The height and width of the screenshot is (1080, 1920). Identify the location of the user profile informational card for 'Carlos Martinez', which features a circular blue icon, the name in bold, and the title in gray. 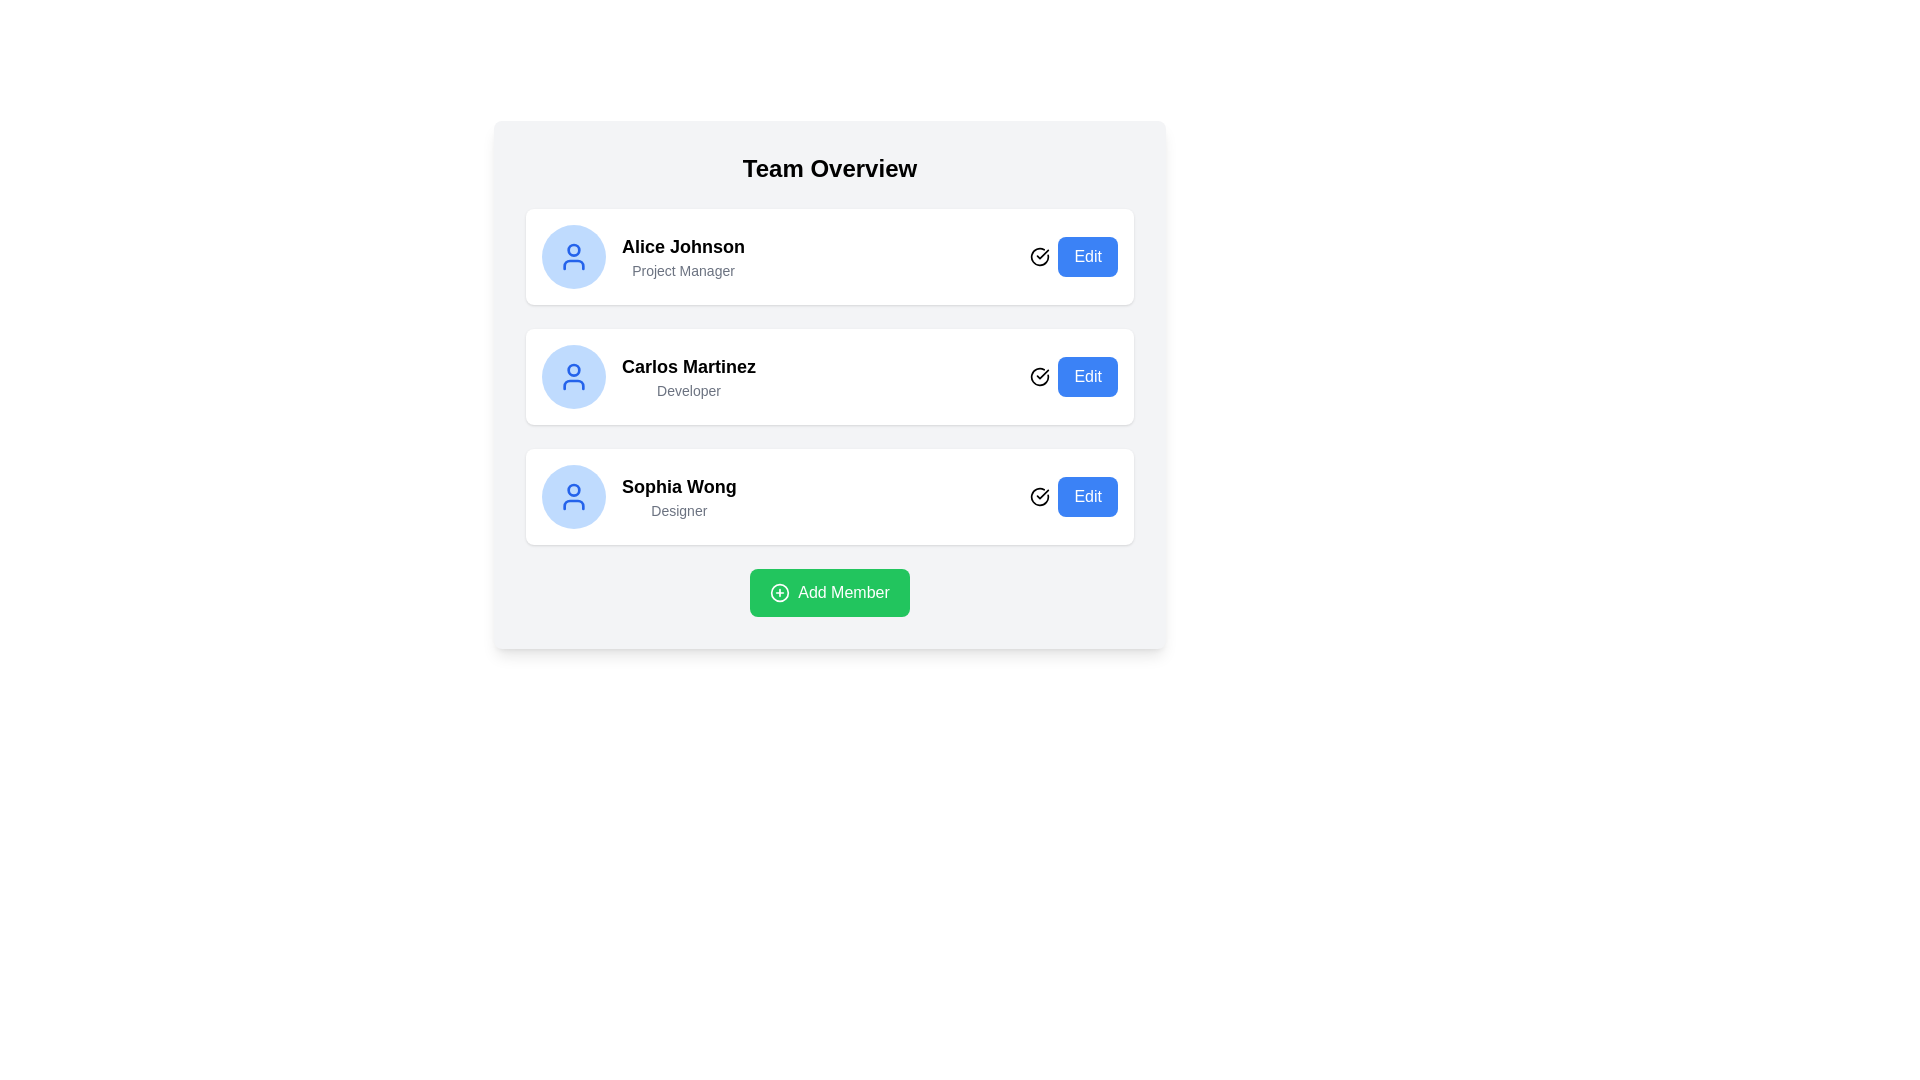
(648, 377).